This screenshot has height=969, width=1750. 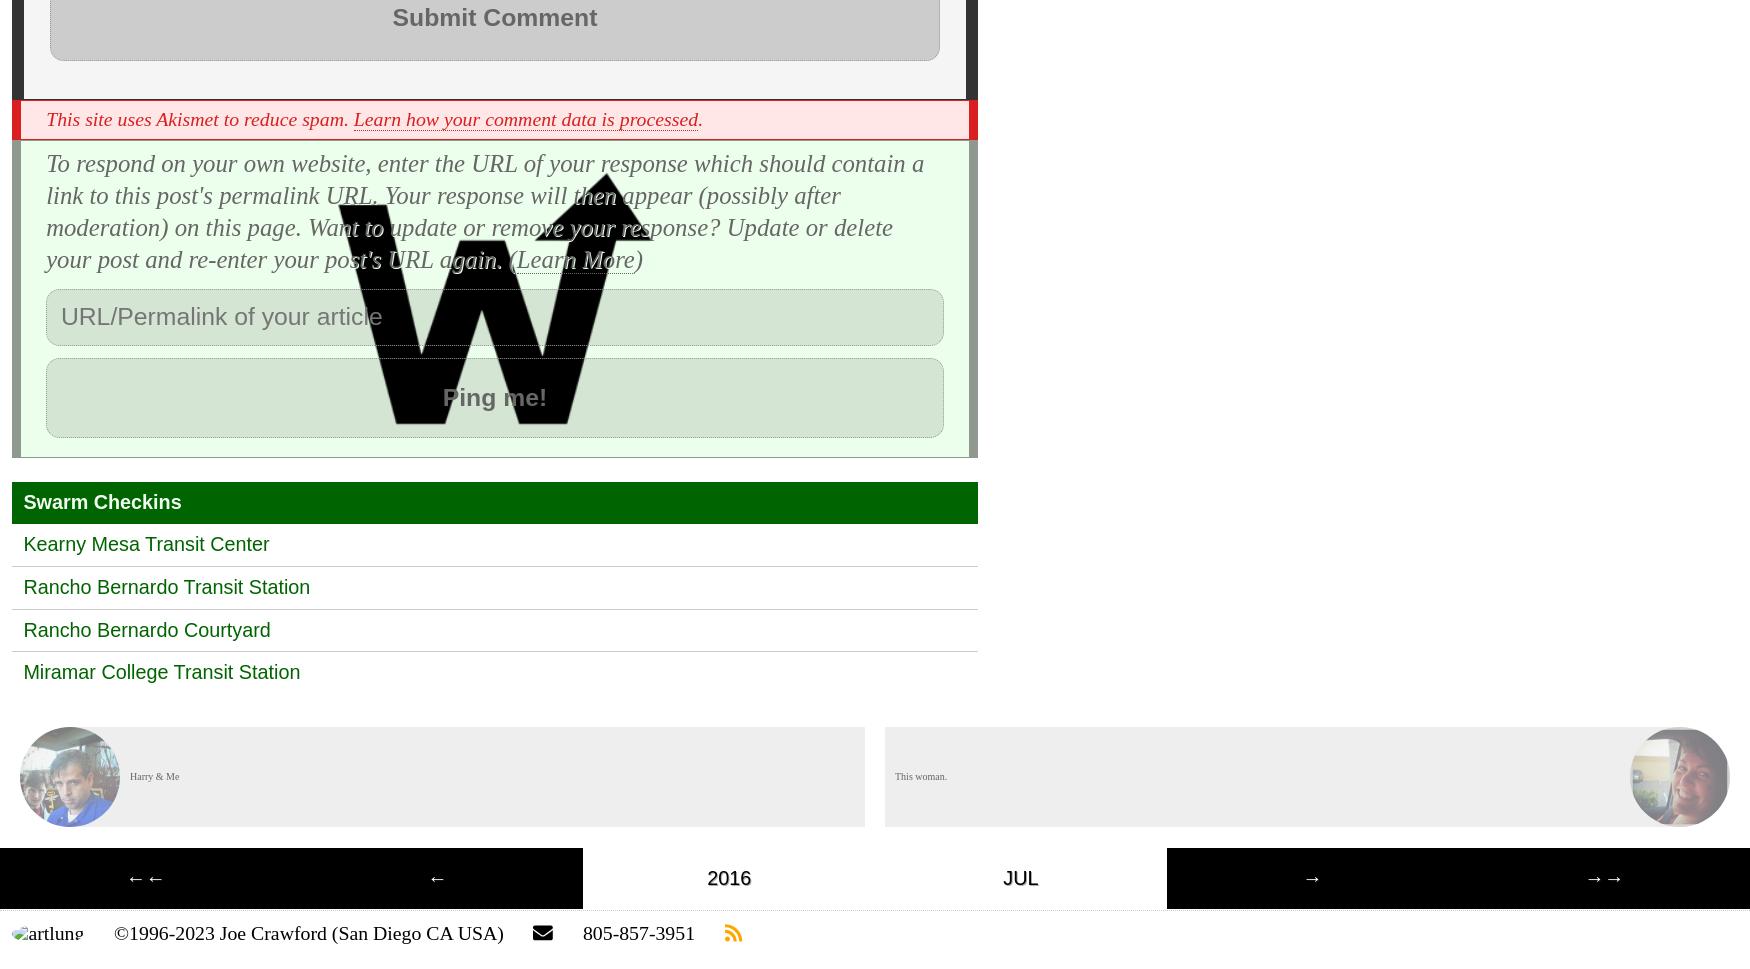 What do you see at coordinates (113, 931) in the screenshot?
I see `'©1996-2023'` at bounding box center [113, 931].